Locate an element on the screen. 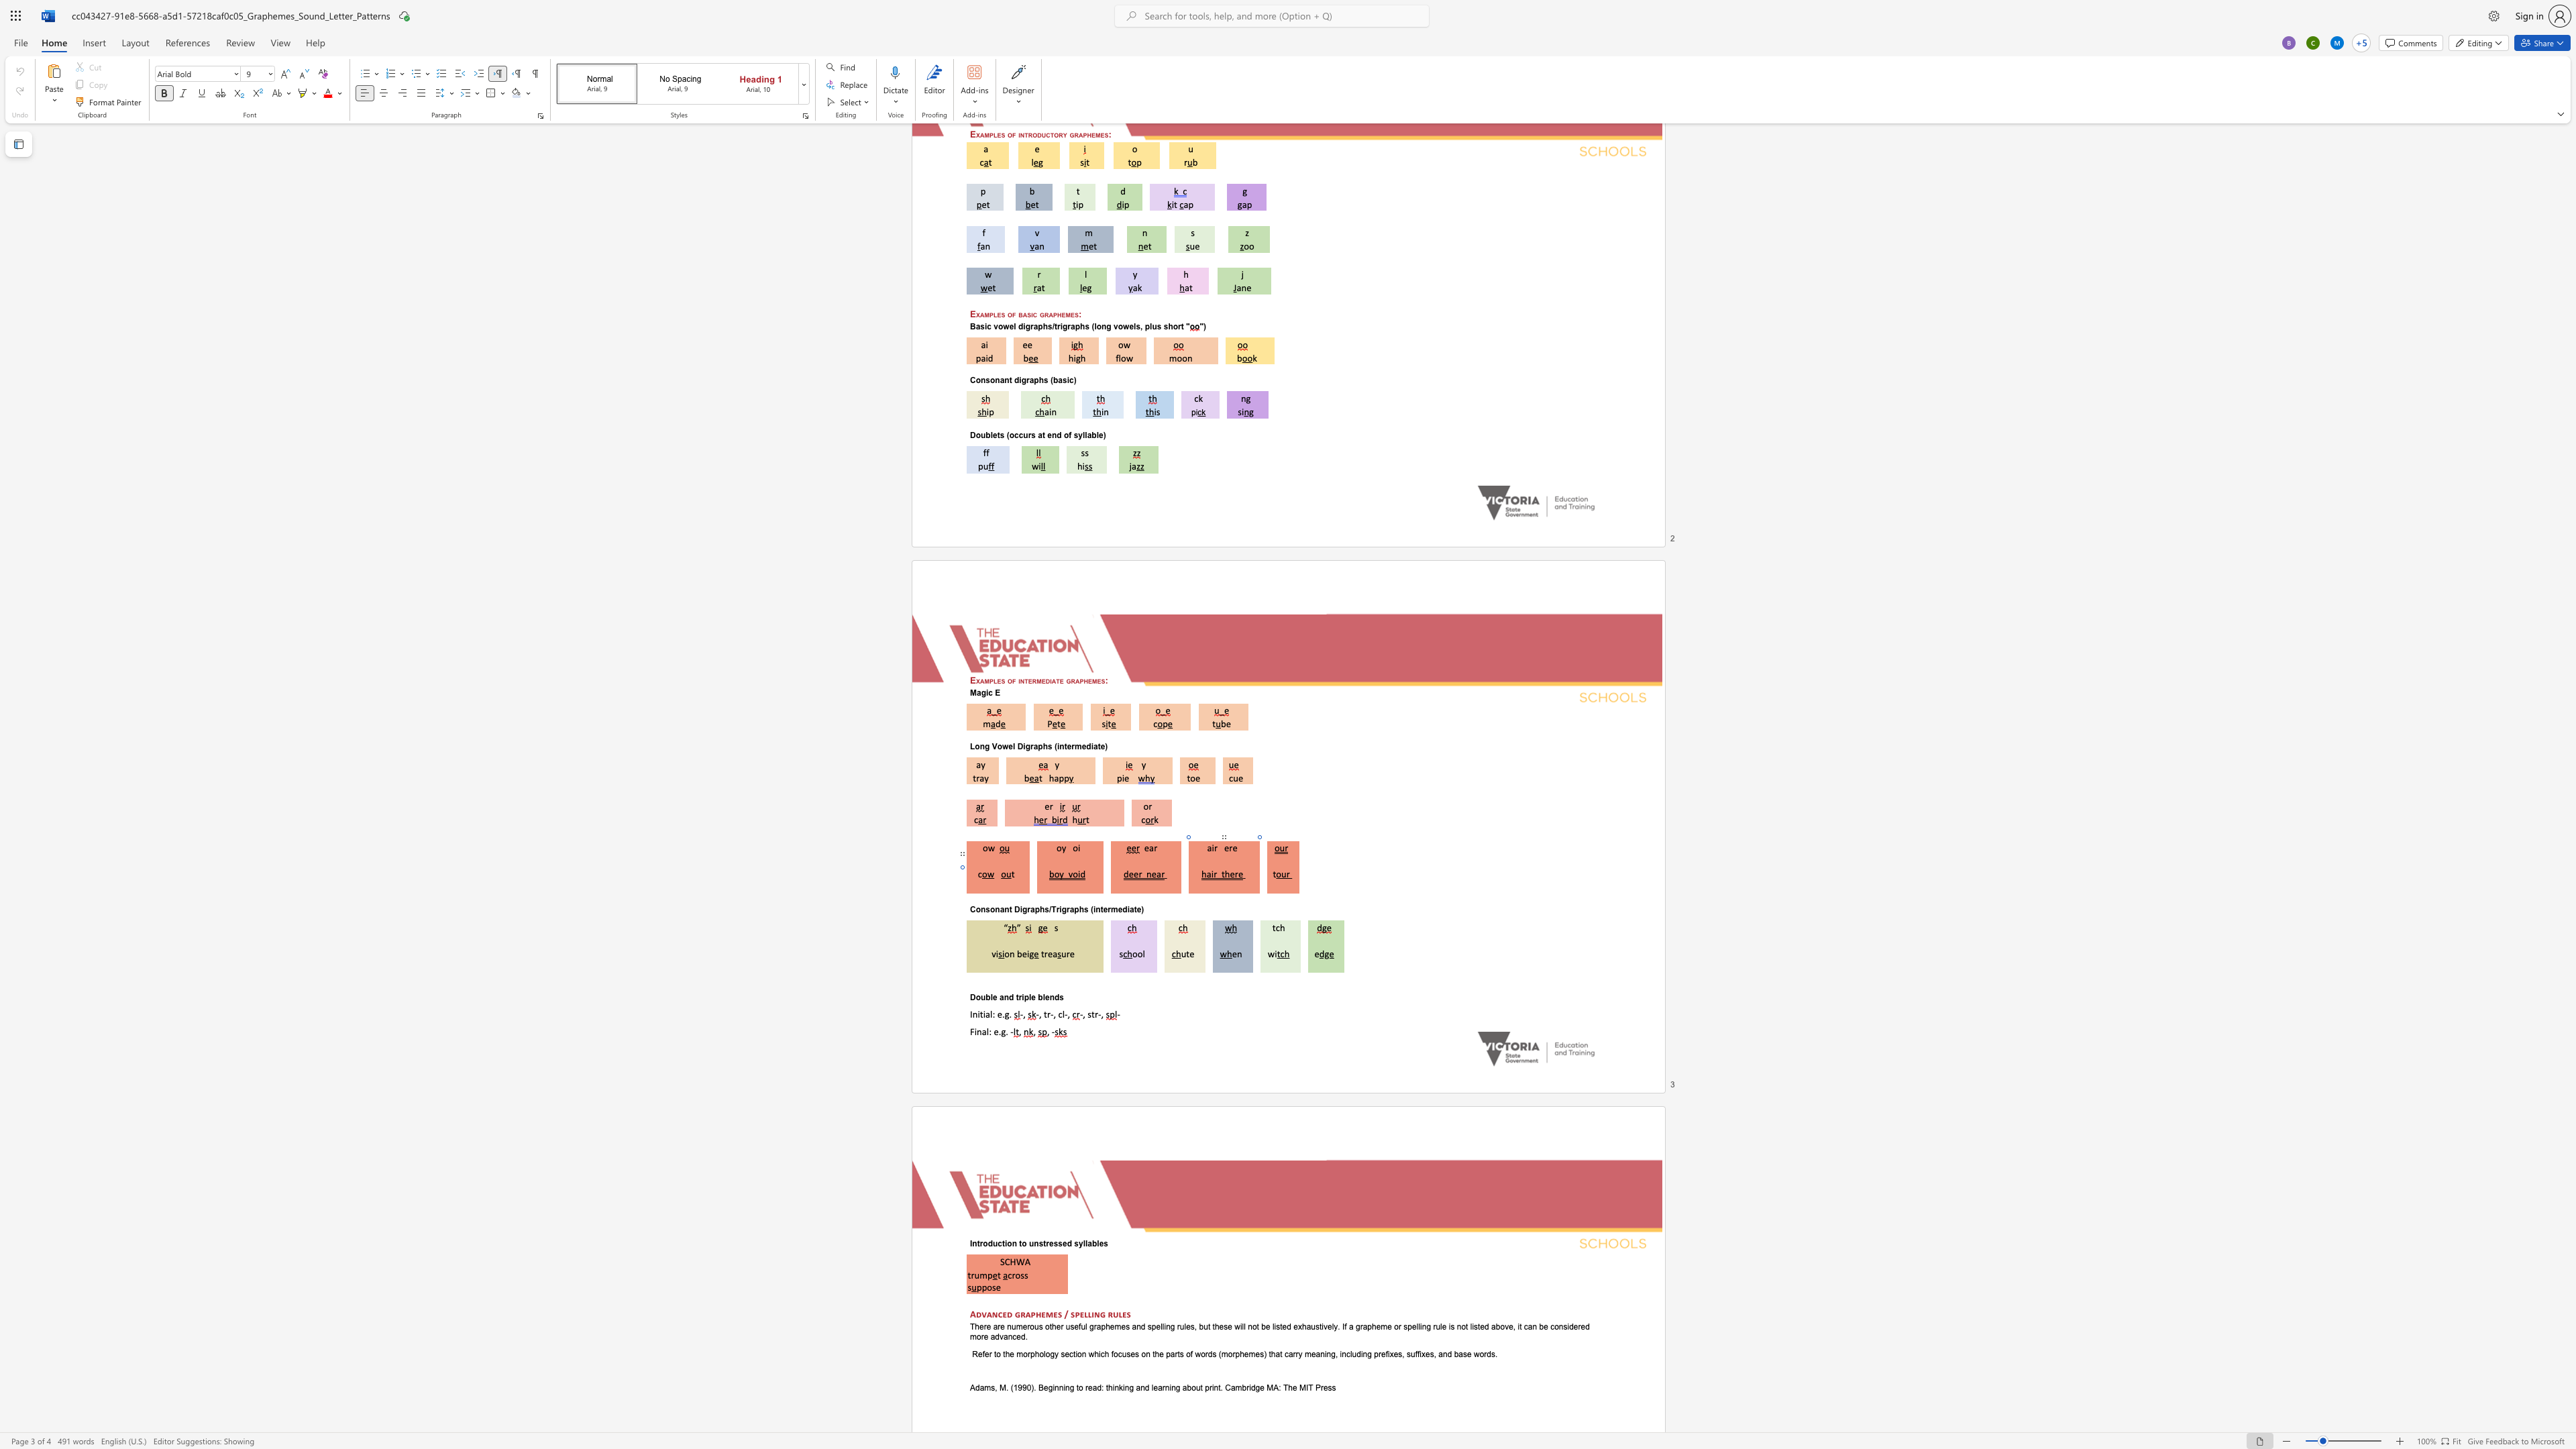 The height and width of the screenshot is (1449, 2576). the 1th character "l" in the text is located at coordinates (991, 996).